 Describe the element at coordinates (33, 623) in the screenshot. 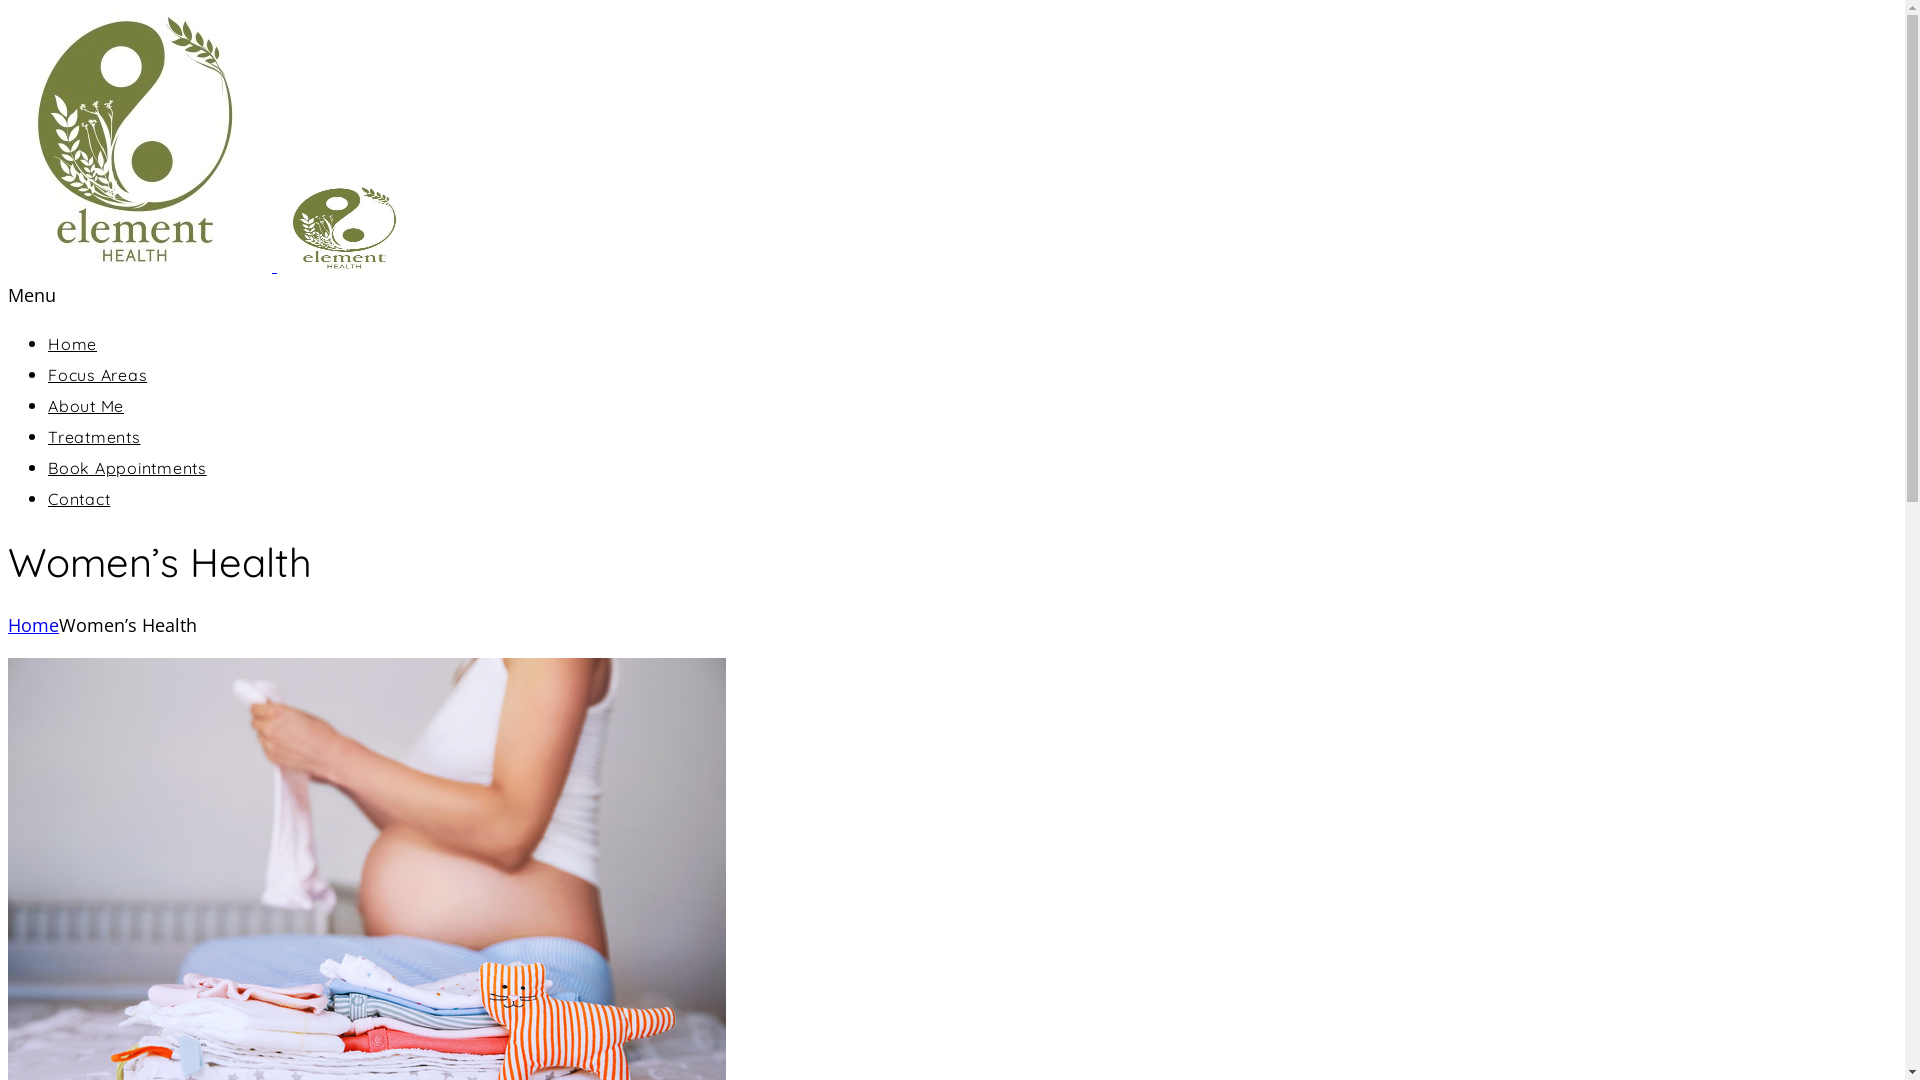

I see `'Home'` at that location.